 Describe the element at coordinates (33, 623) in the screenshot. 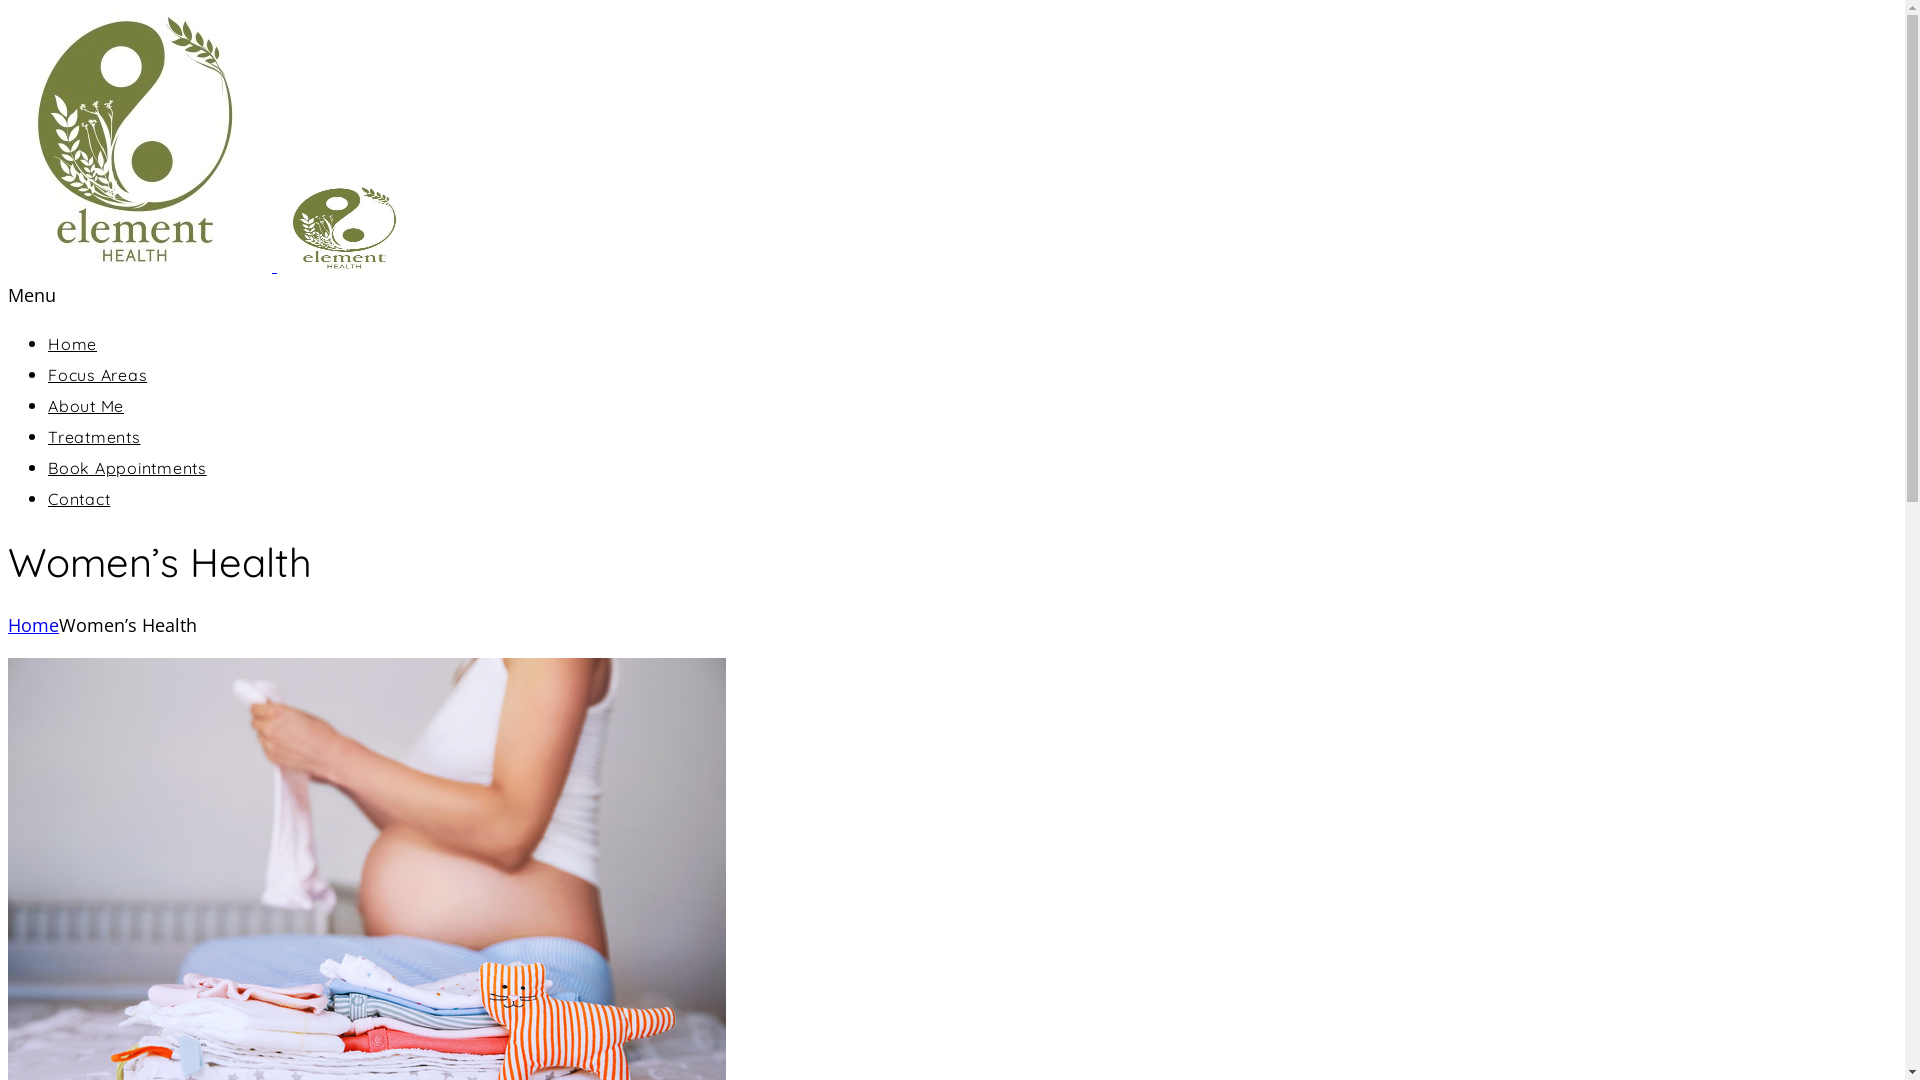

I see `'Home'` at that location.